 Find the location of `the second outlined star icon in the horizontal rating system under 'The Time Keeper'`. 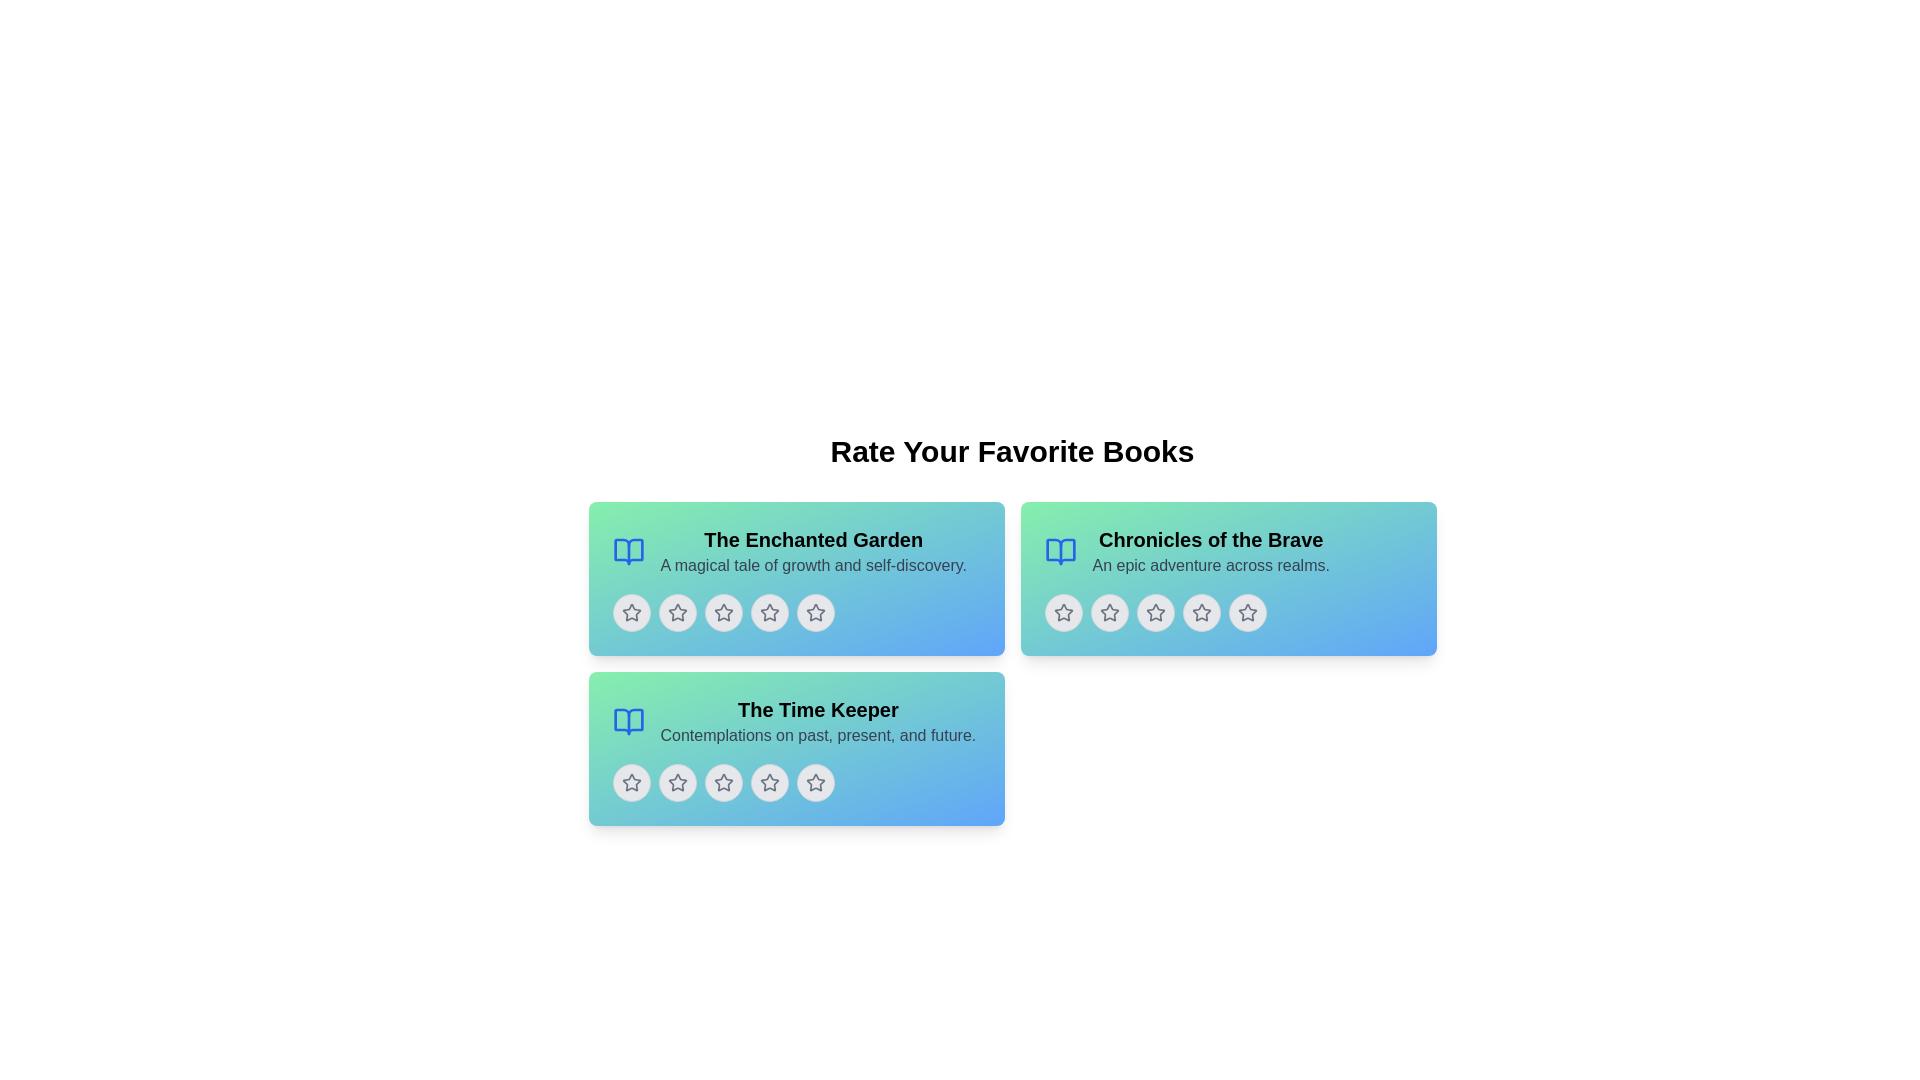

the second outlined star icon in the horizontal rating system under 'The Time Keeper' is located at coordinates (722, 781).